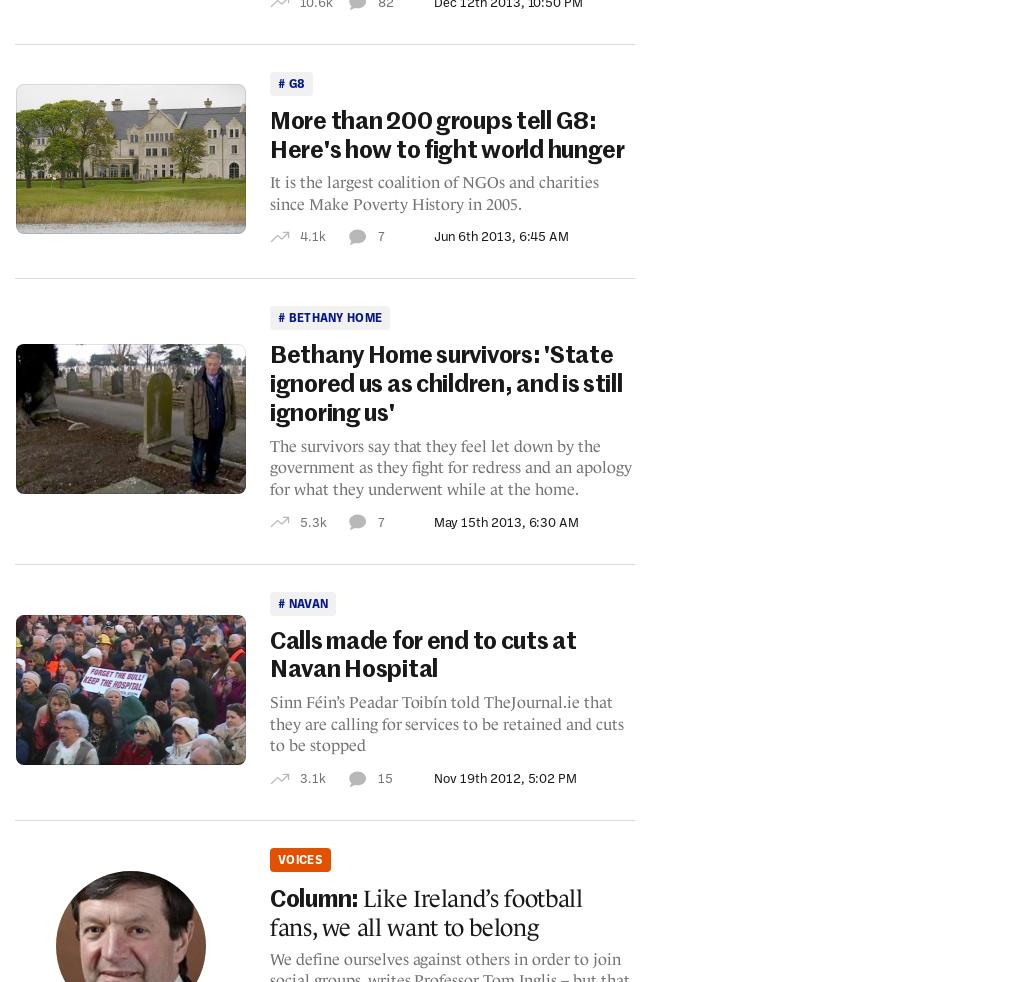  What do you see at coordinates (311, 778) in the screenshot?
I see `'3.1k'` at bounding box center [311, 778].